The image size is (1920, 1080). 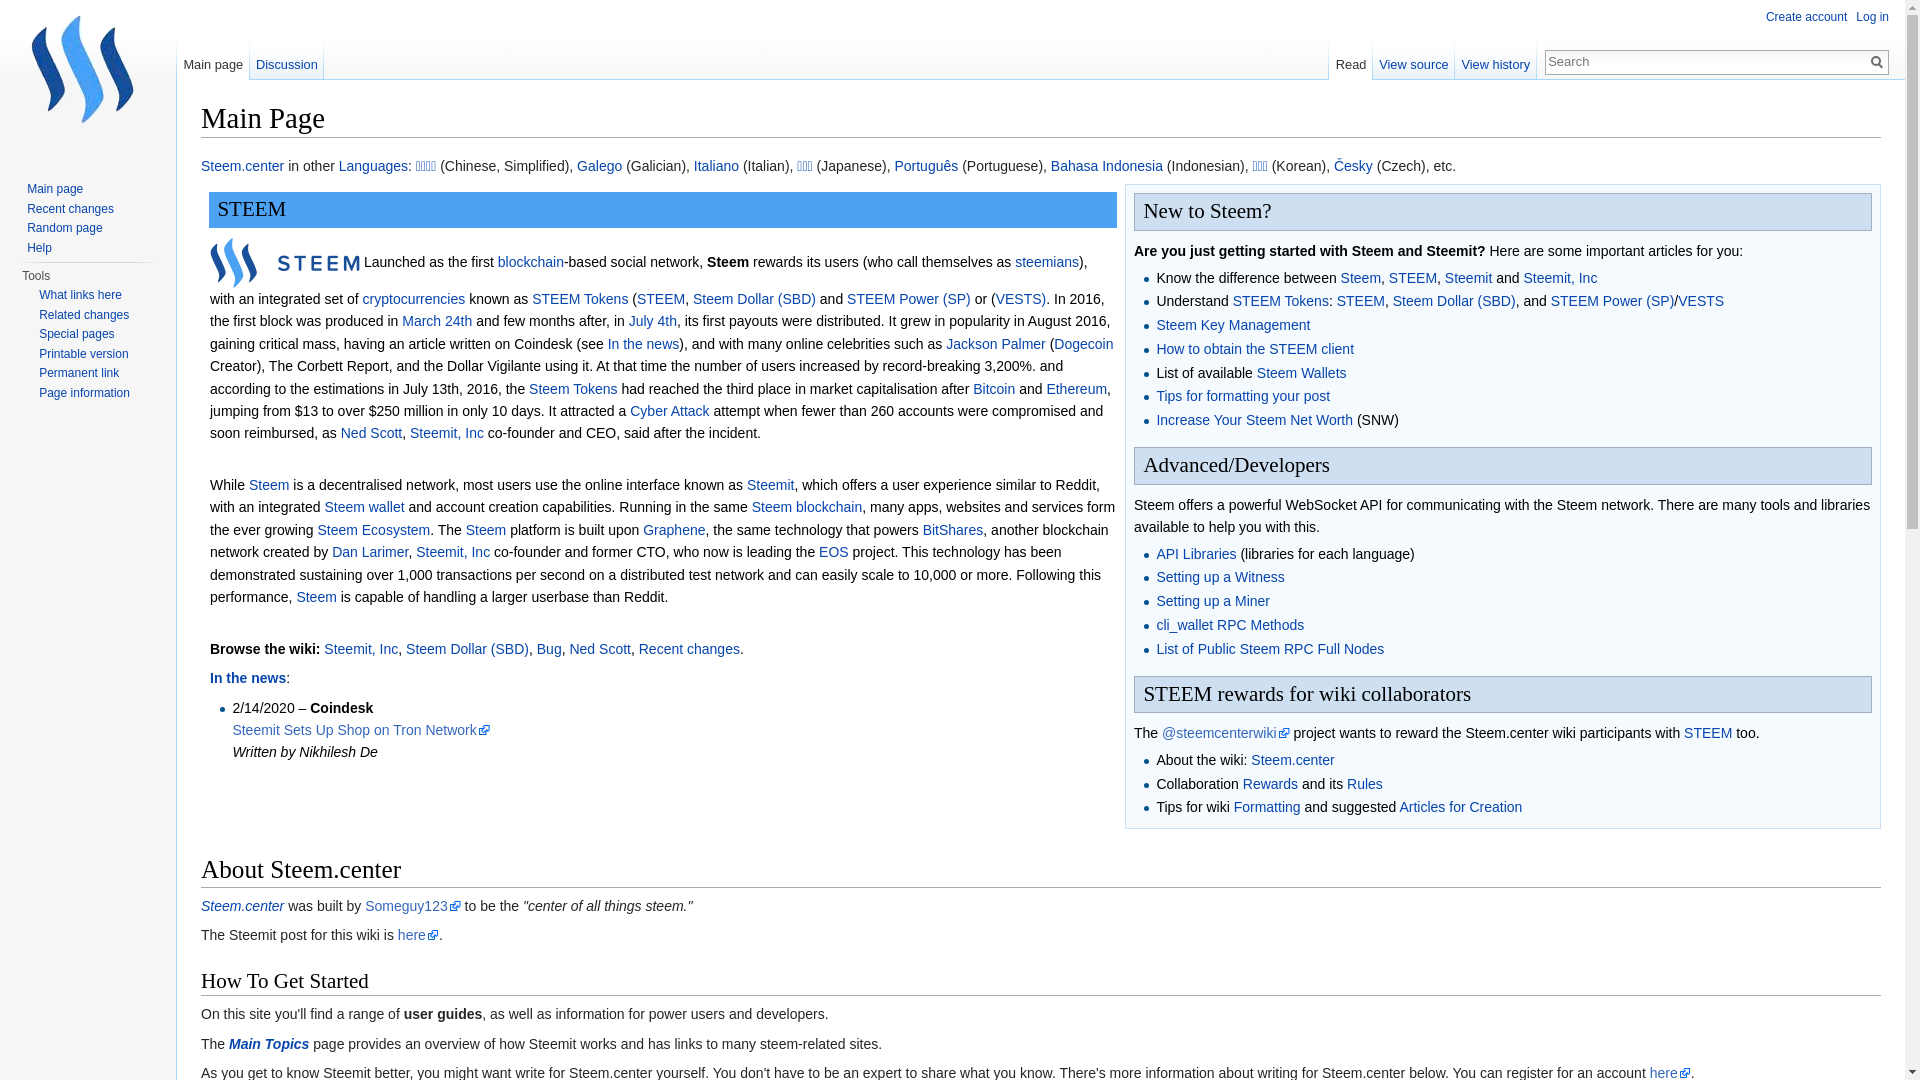 I want to click on 'Page information', so click(x=38, y=393).